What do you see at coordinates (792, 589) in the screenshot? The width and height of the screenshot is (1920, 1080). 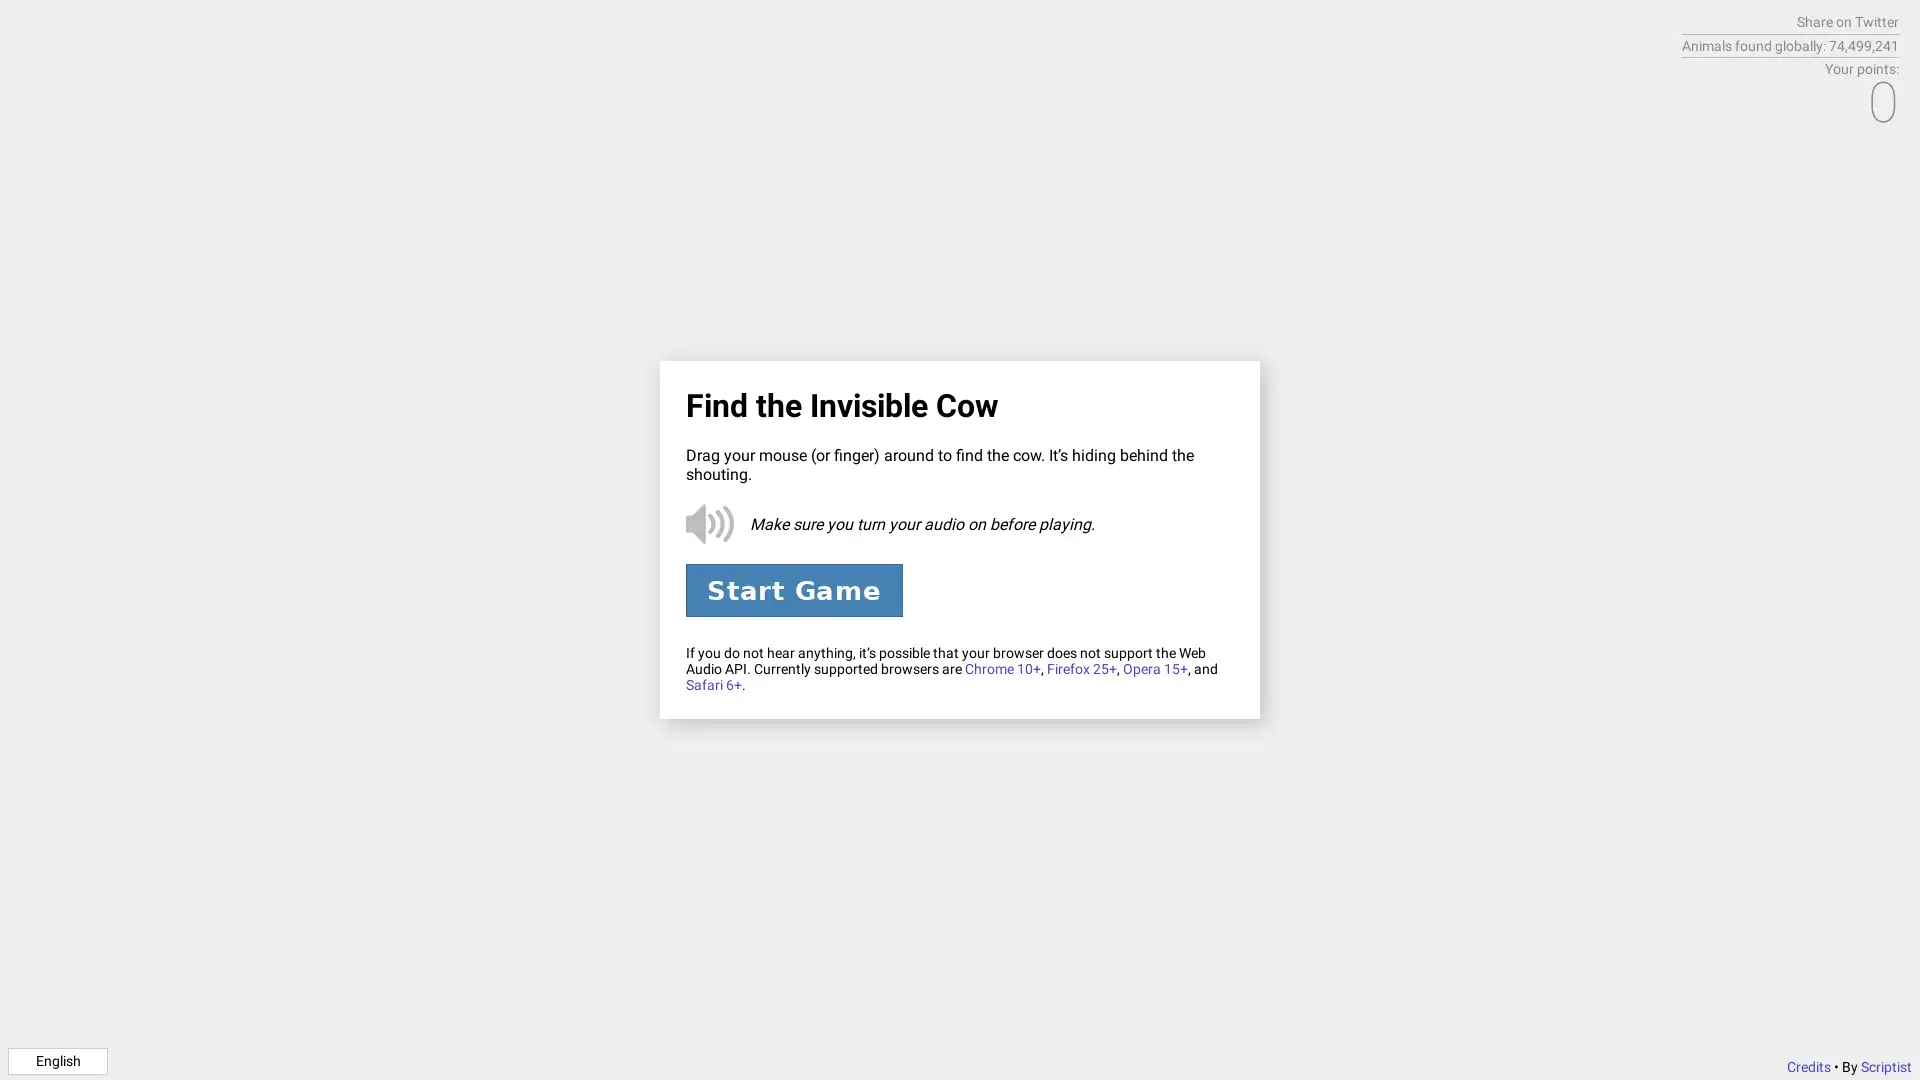 I see `Start Game` at bounding box center [792, 589].